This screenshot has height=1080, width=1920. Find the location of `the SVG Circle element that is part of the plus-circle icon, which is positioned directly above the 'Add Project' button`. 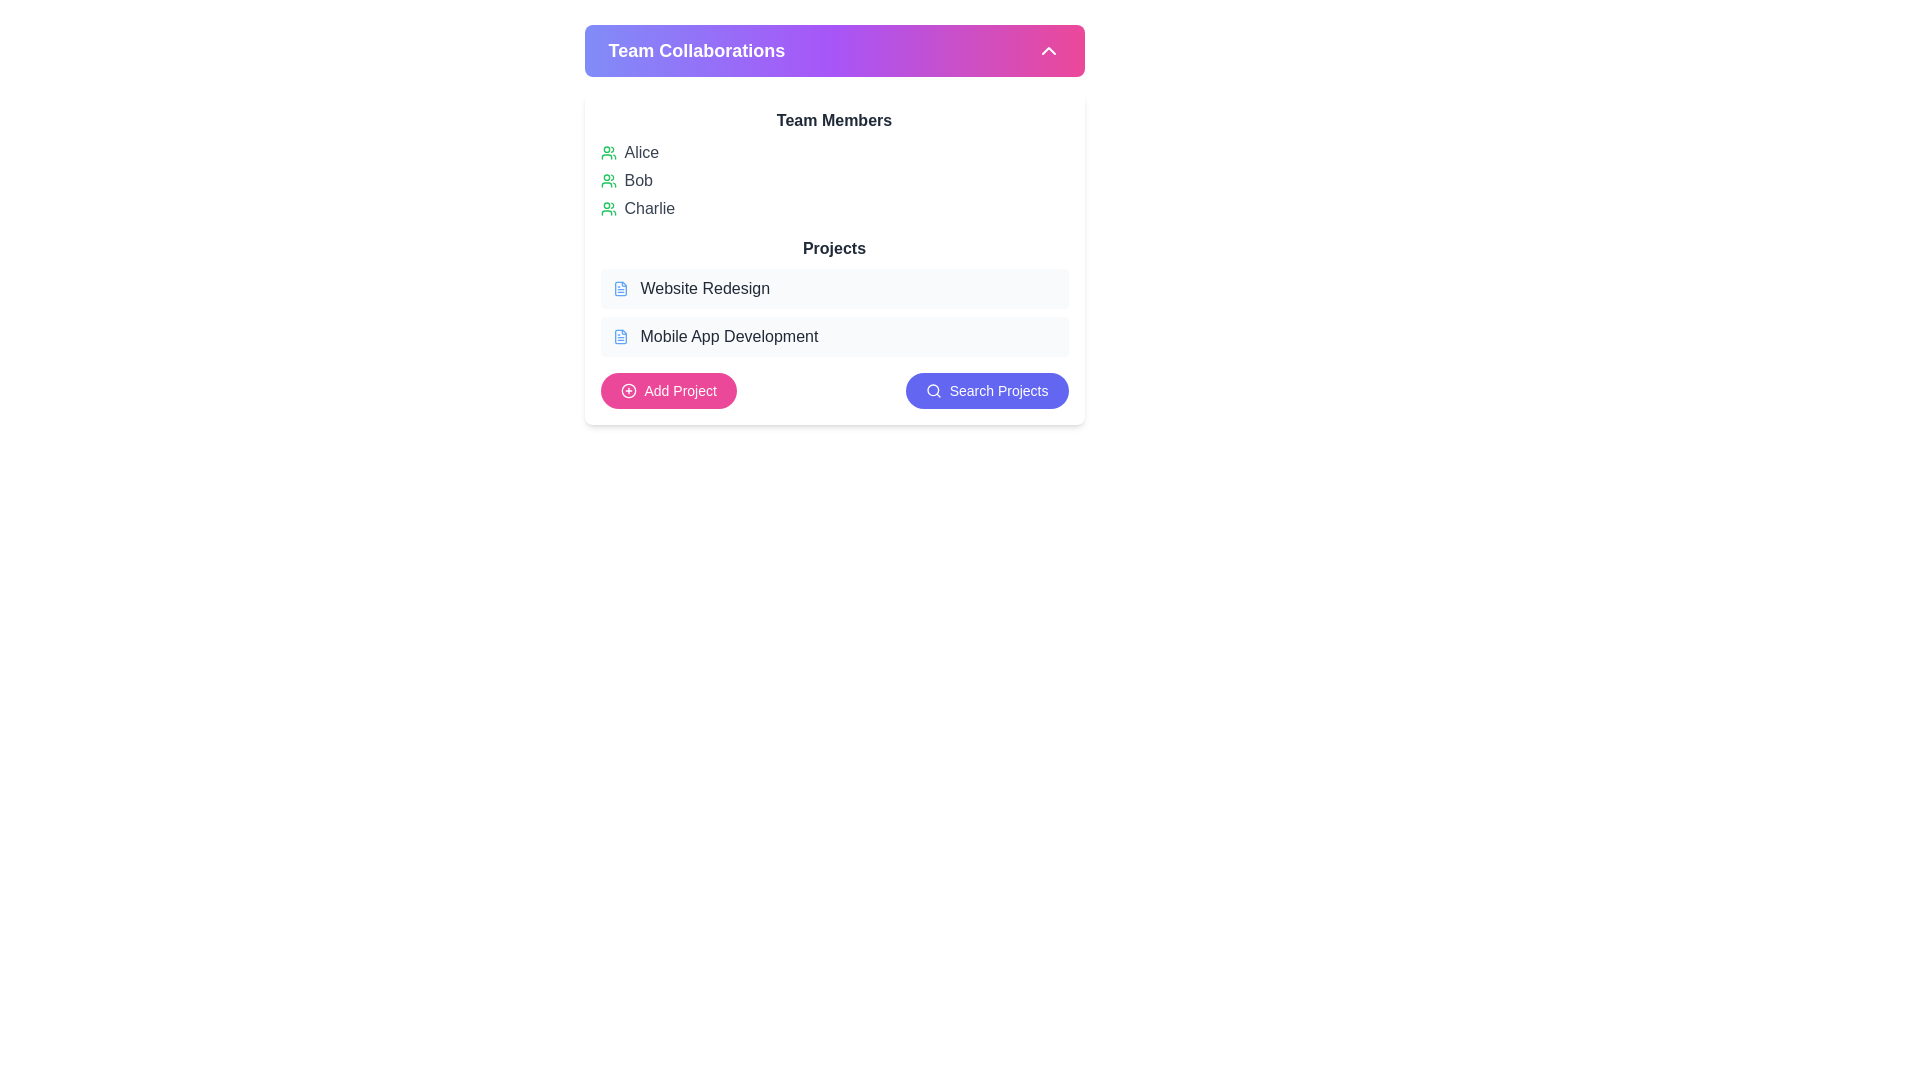

the SVG Circle element that is part of the plus-circle icon, which is positioned directly above the 'Add Project' button is located at coordinates (627, 390).